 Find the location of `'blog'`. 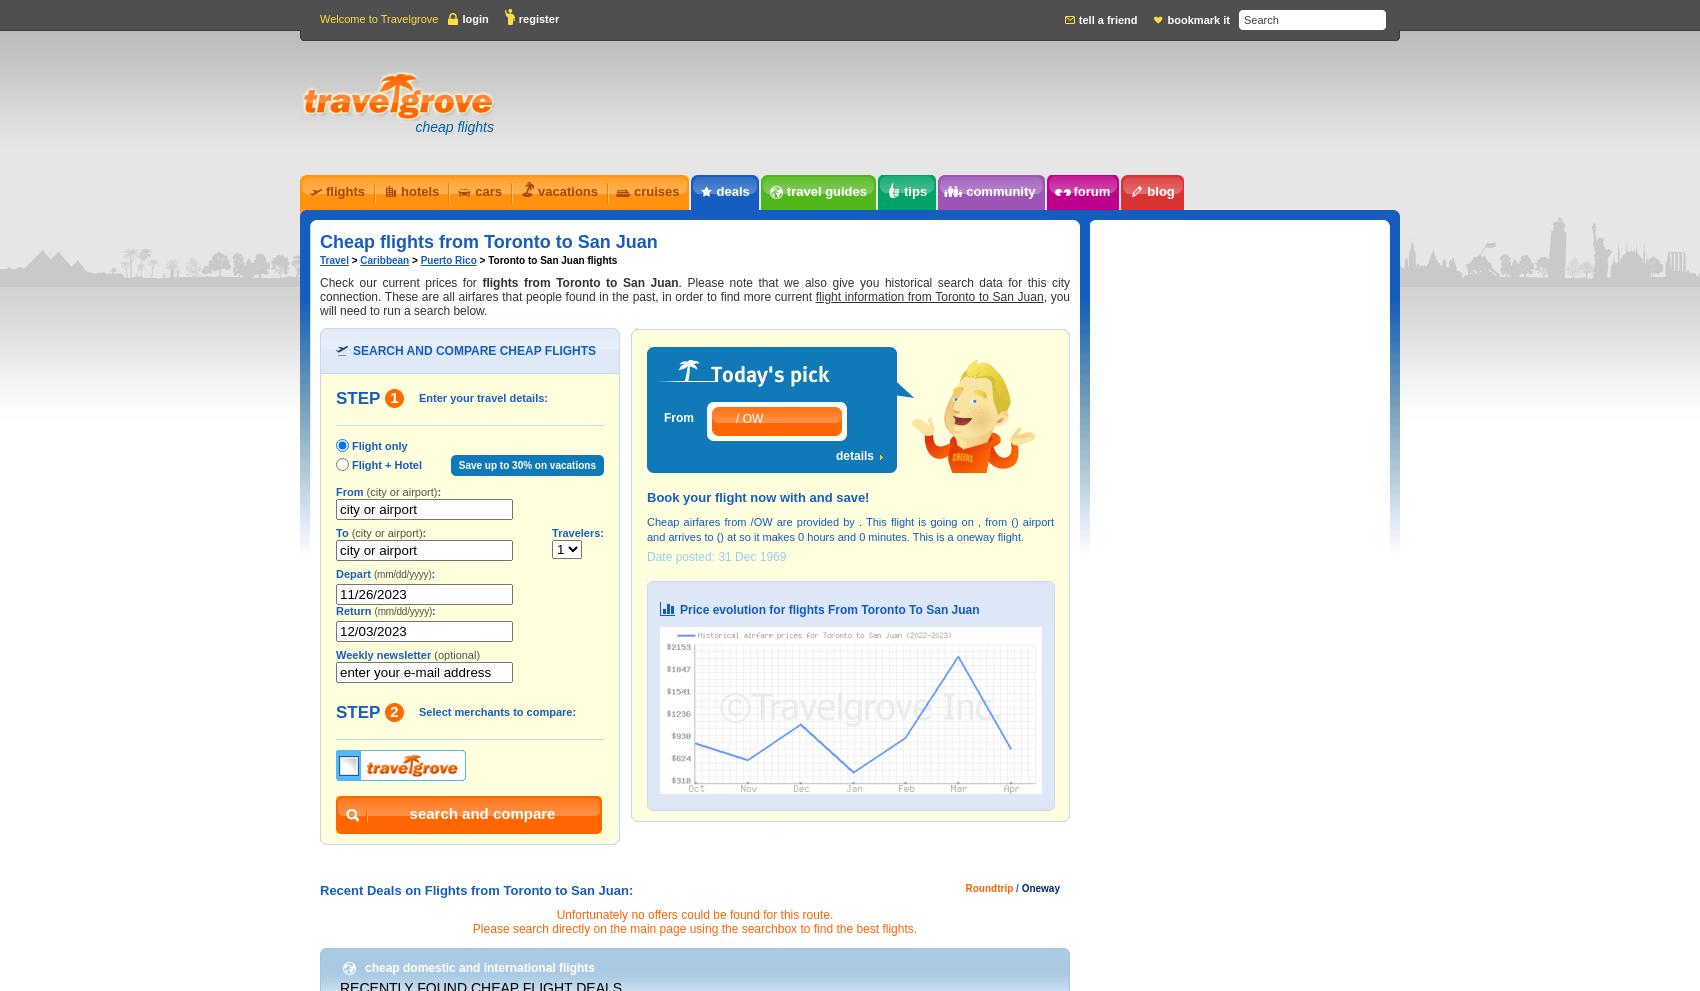

'blog' is located at coordinates (1160, 190).